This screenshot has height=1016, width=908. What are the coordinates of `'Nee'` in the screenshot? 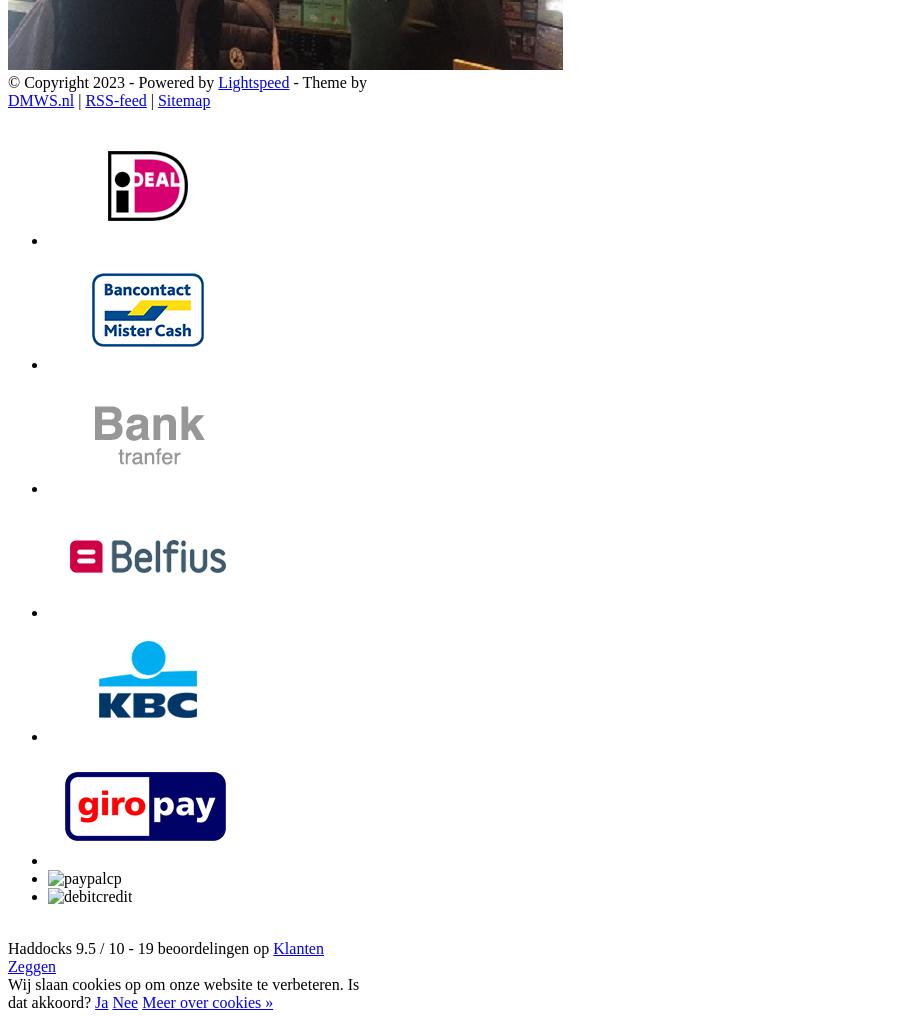 It's located at (125, 1002).